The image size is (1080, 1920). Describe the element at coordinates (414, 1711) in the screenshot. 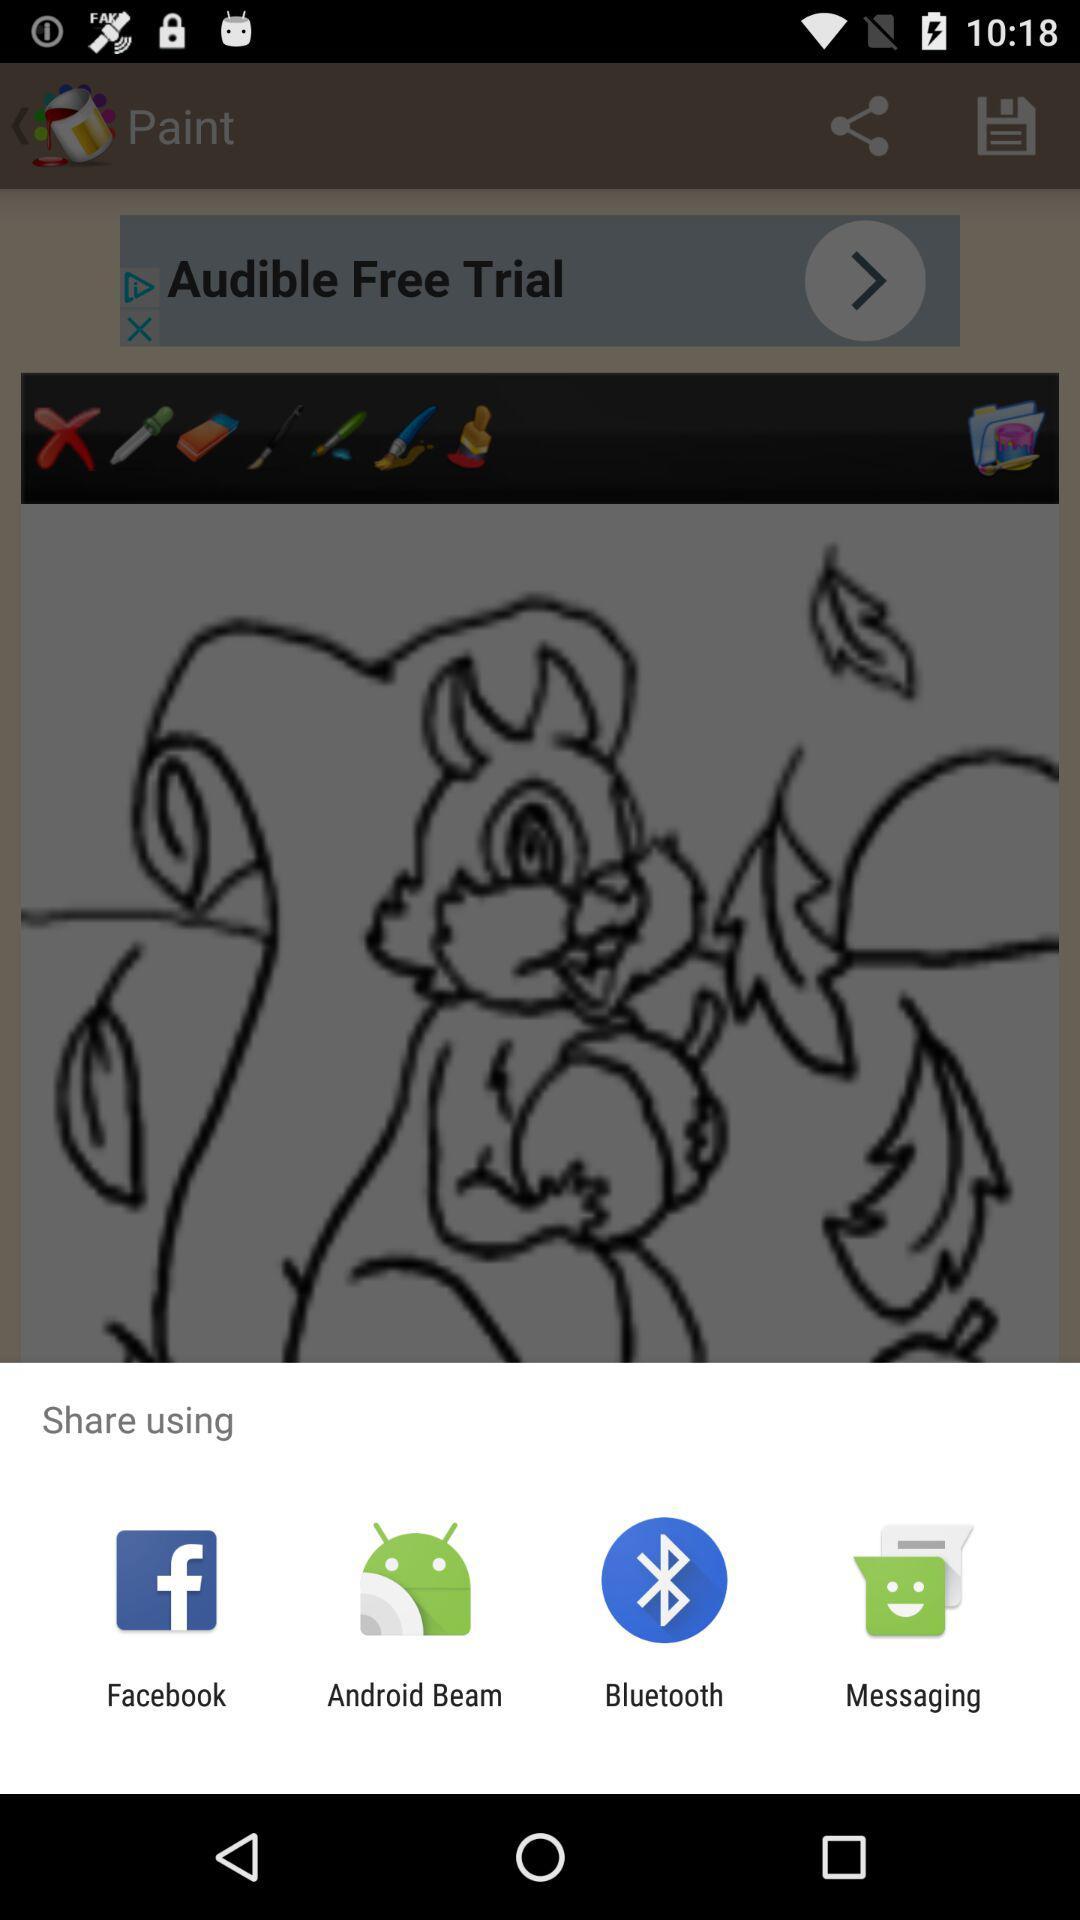

I see `icon next to the facebook item` at that location.